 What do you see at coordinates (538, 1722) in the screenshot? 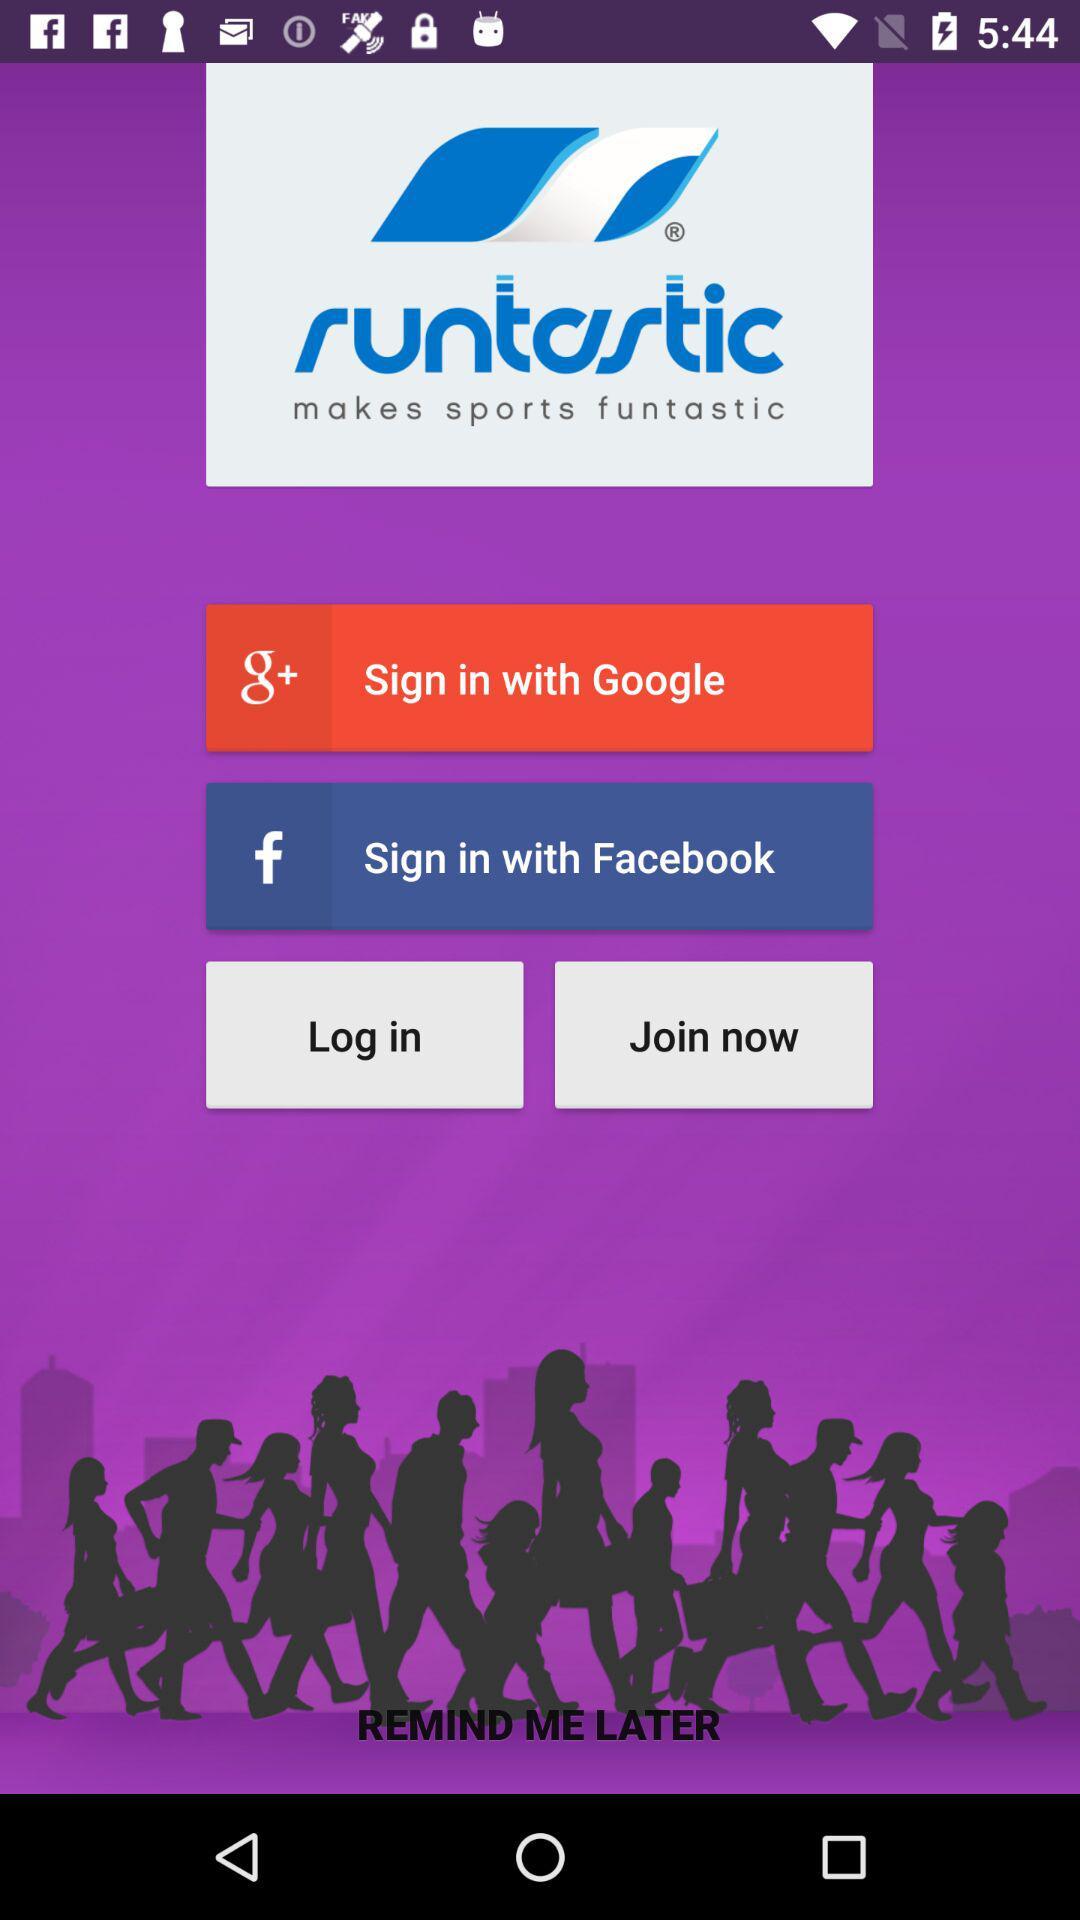
I see `the item below the log in button` at bounding box center [538, 1722].